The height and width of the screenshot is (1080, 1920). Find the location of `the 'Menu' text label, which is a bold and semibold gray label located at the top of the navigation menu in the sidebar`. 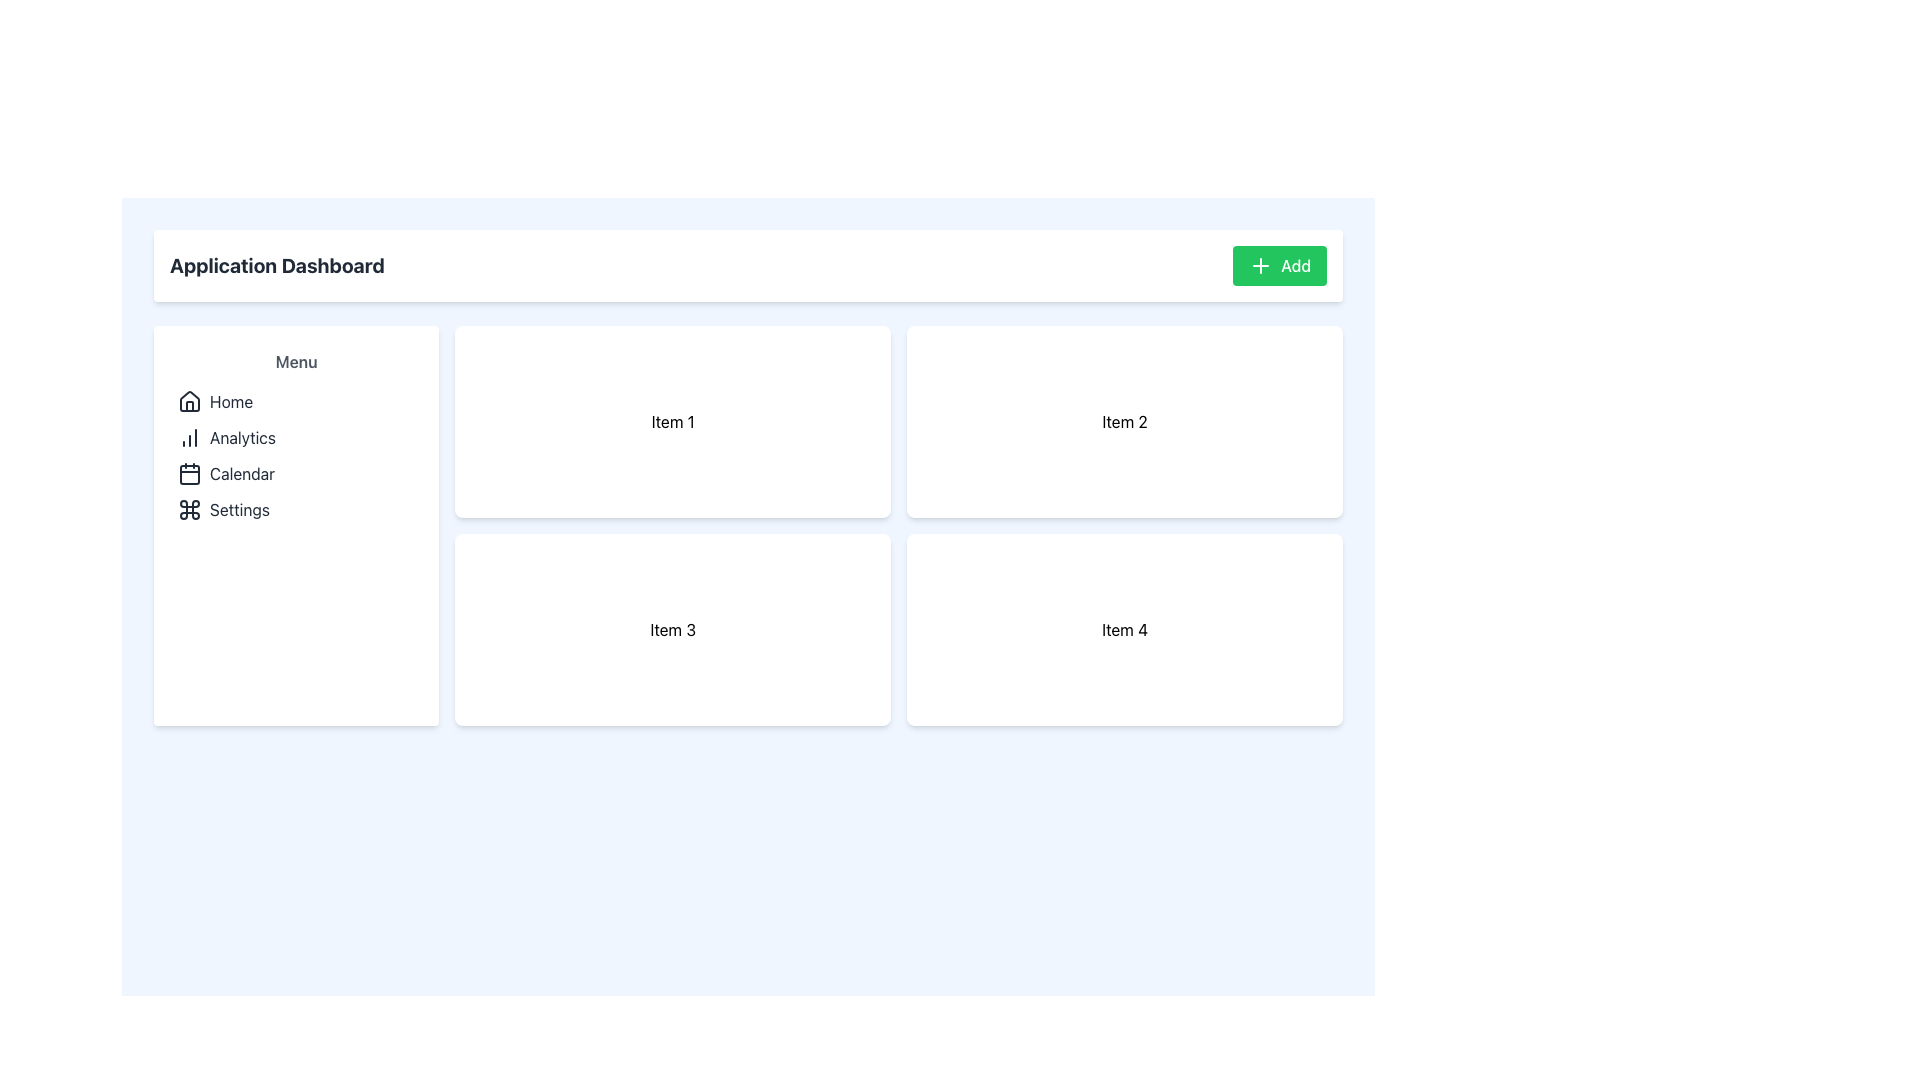

the 'Menu' text label, which is a bold and semibold gray label located at the top of the navigation menu in the sidebar is located at coordinates (295, 362).